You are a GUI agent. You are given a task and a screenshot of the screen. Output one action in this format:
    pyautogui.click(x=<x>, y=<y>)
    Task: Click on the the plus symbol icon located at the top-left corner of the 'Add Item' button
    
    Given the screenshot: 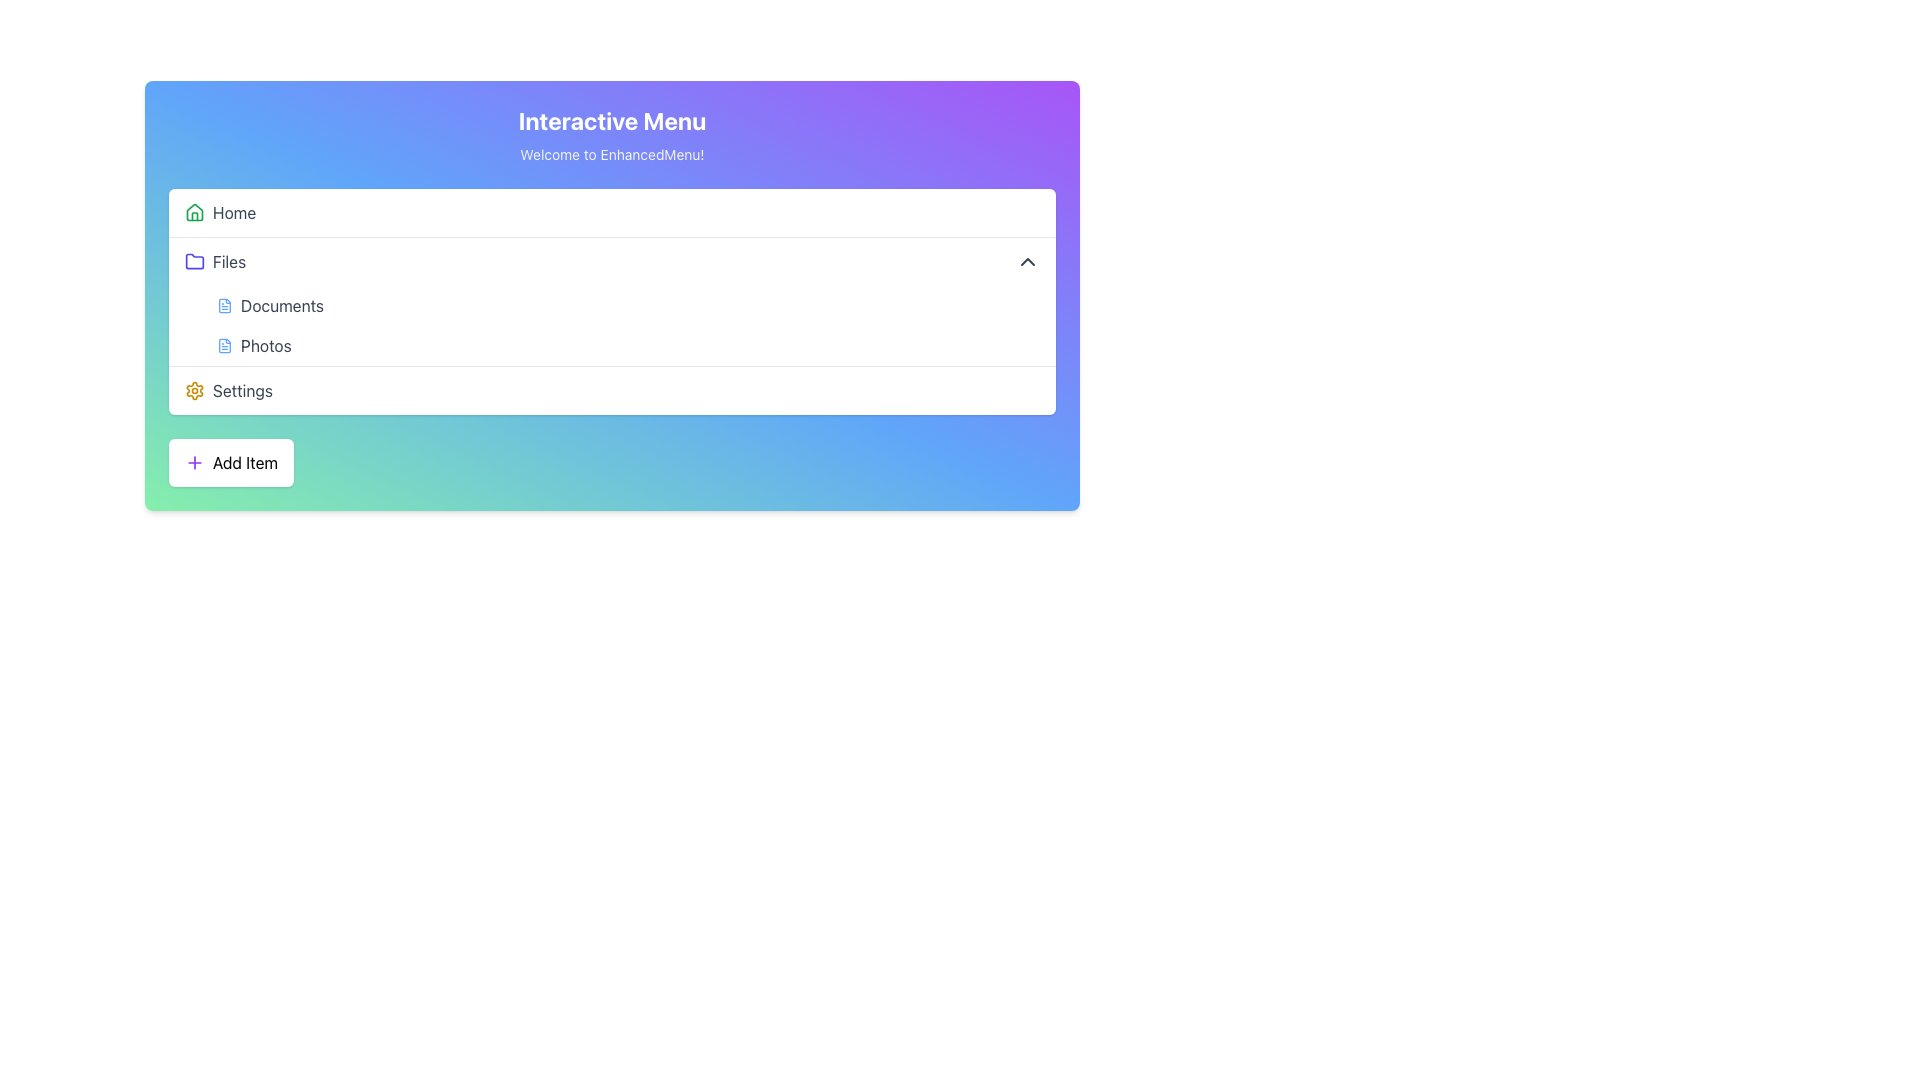 What is the action you would take?
    pyautogui.click(x=195, y=462)
    